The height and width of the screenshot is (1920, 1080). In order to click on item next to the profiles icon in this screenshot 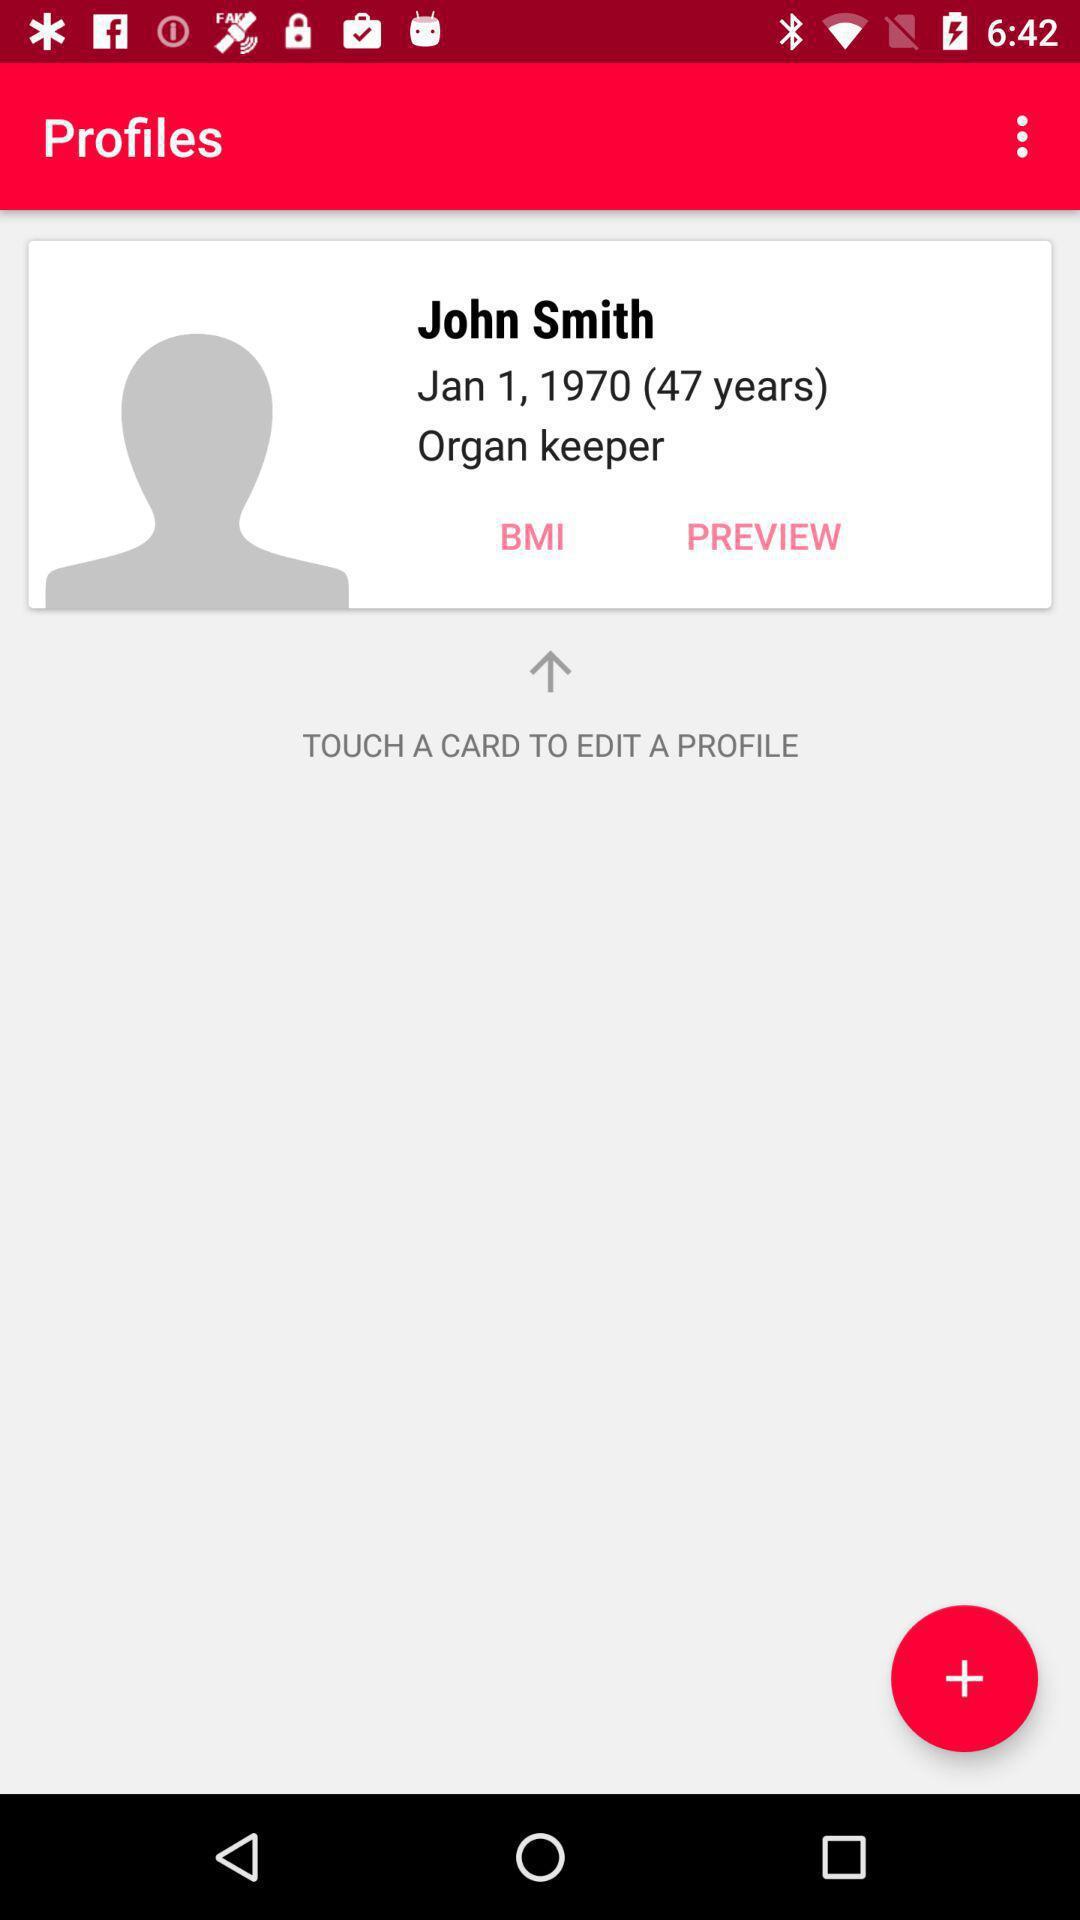, I will do `click(1027, 135)`.